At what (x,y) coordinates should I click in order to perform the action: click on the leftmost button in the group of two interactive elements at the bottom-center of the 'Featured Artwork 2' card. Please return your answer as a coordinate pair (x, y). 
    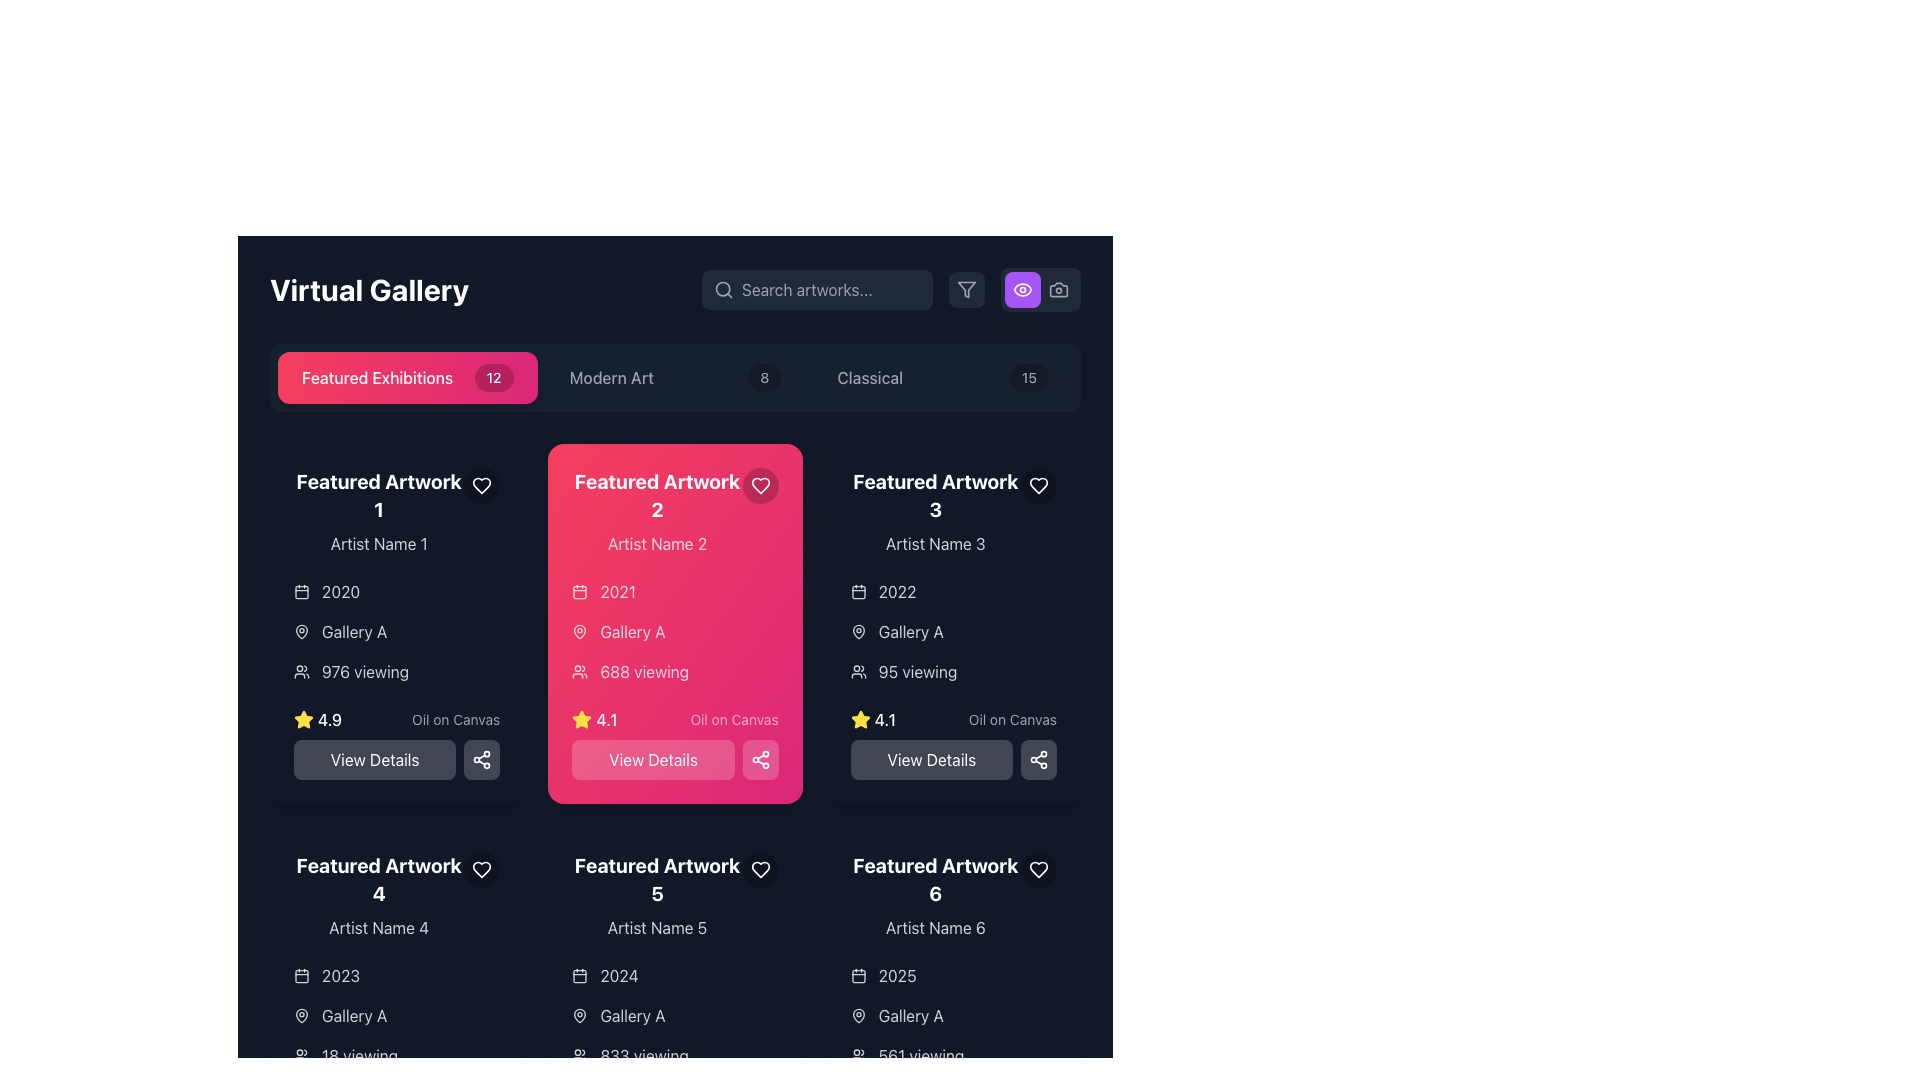
    Looking at the image, I should click on (653, 759).